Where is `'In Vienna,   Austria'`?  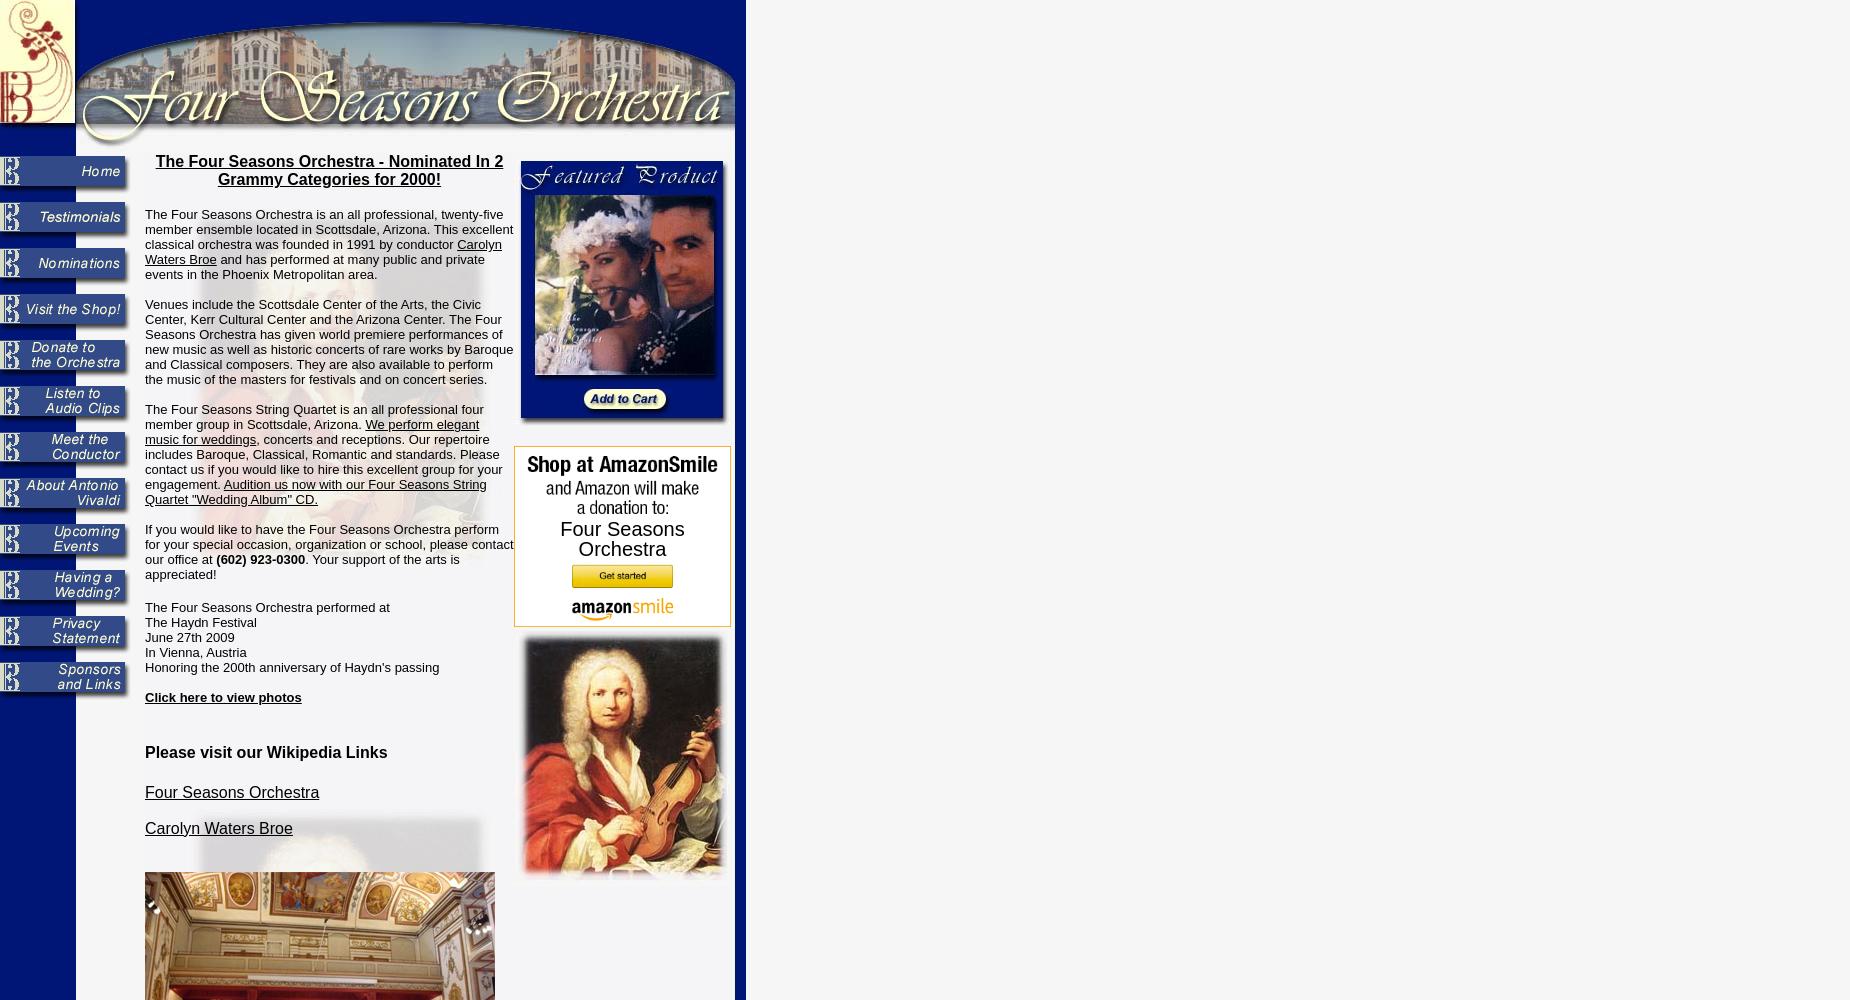
'In Vienna,   Austria' is located at coordinates (194, 652).